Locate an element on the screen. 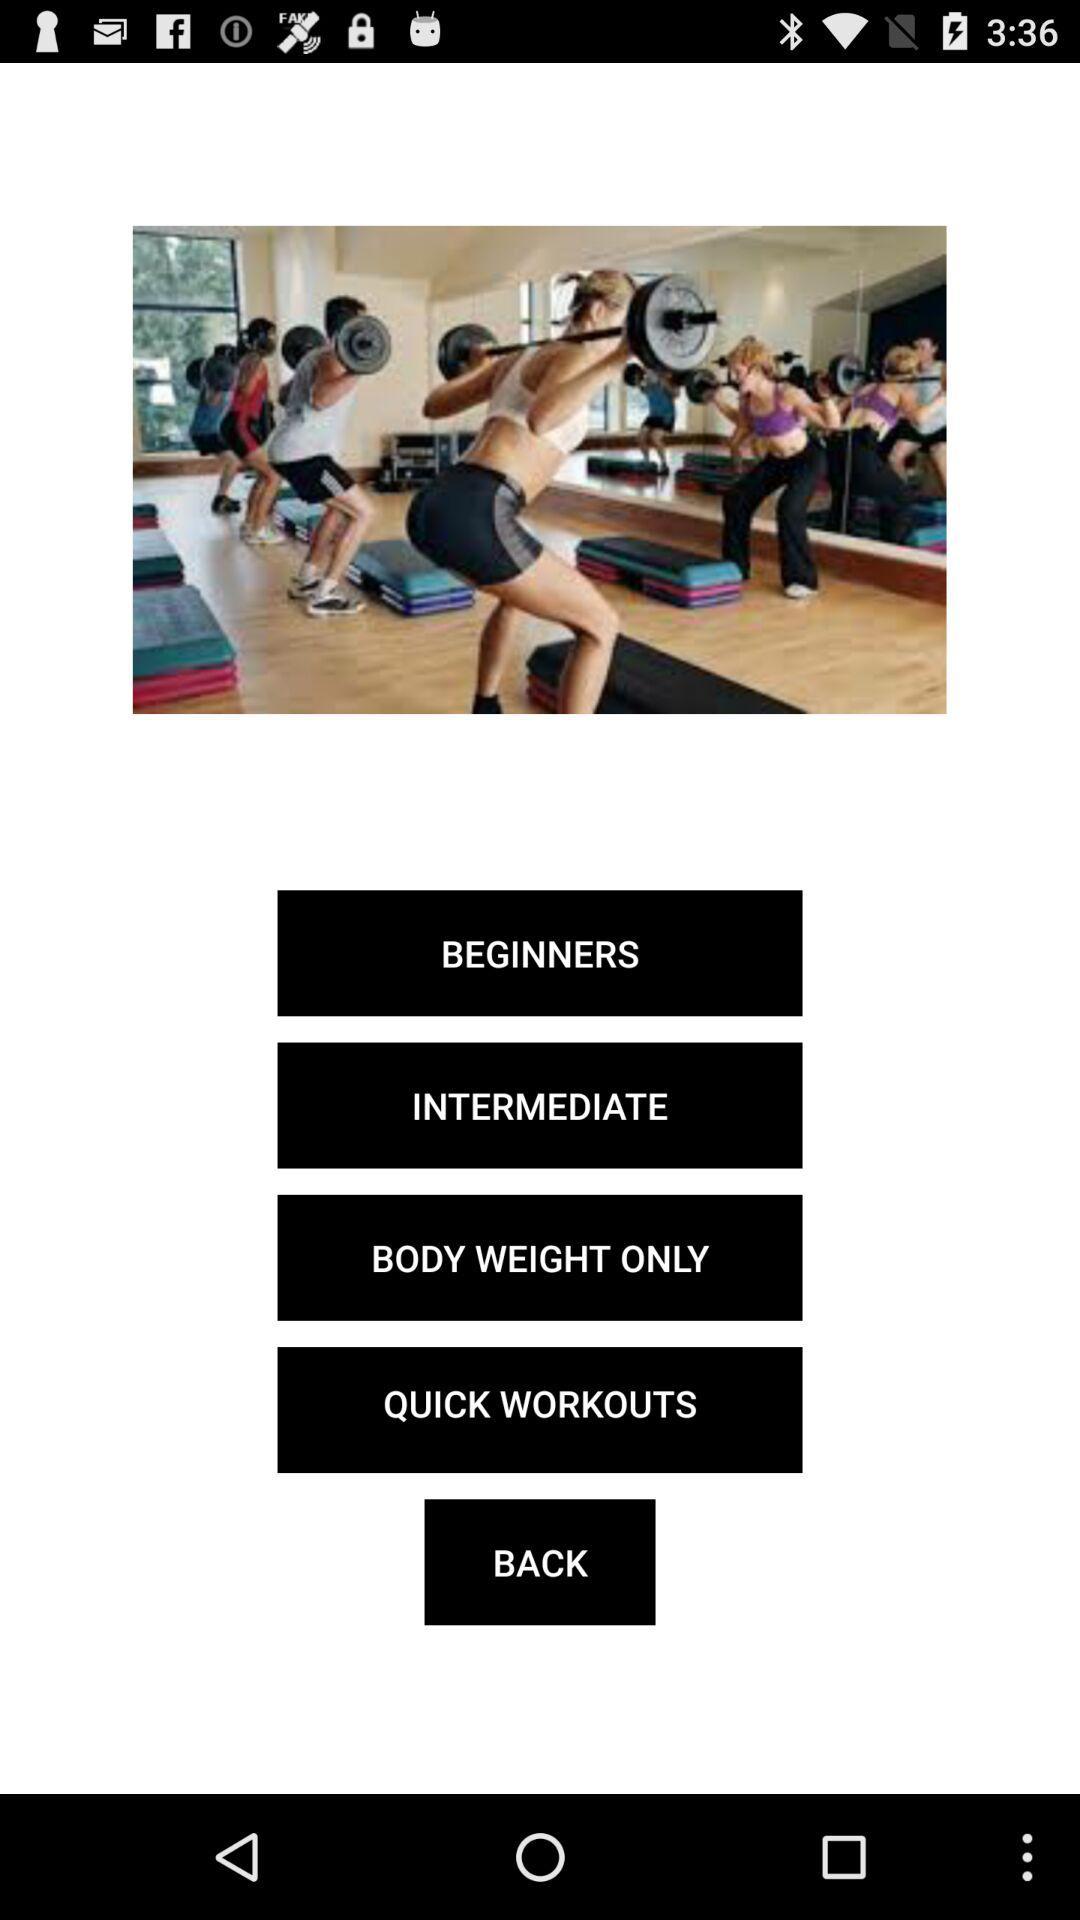 This screenshot has height=1920, width=1080. the icon above back icon is located at coordinates (540, 1409).